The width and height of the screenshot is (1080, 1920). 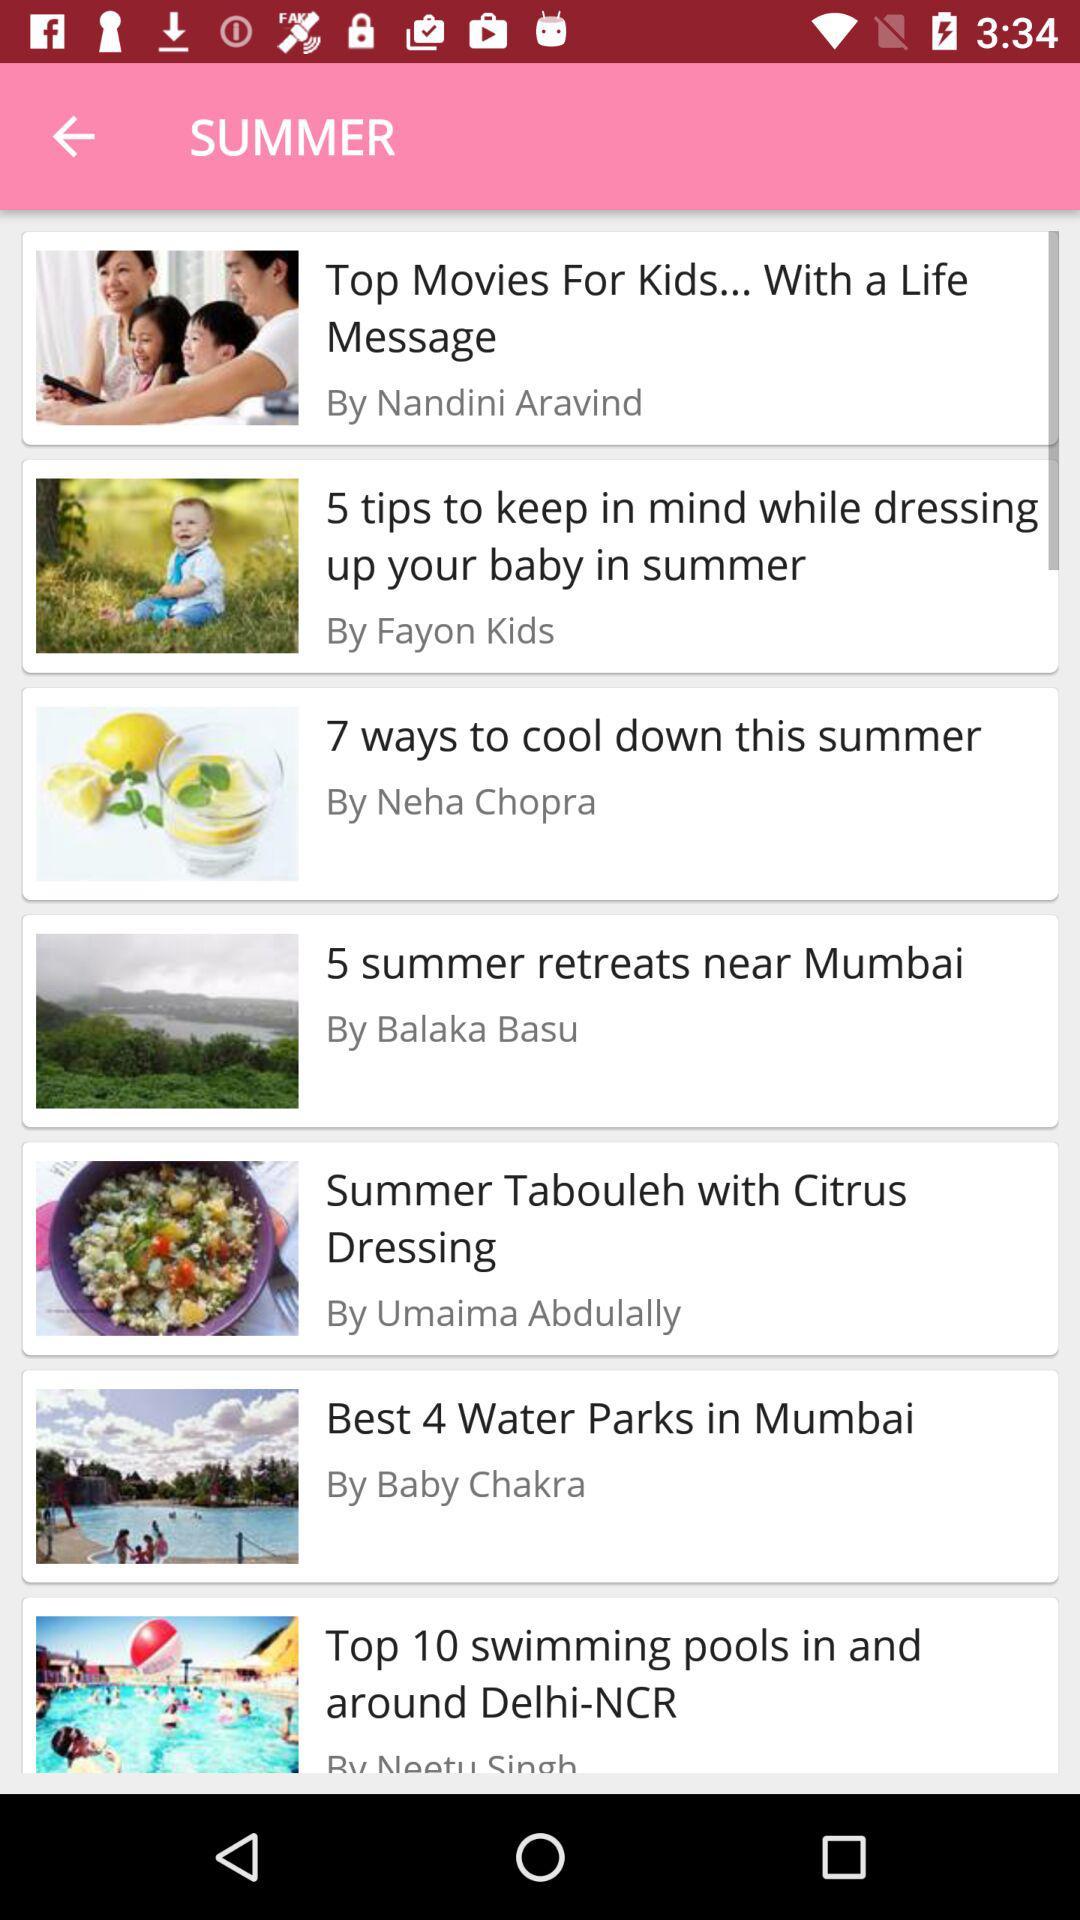 I want to click on the by balaka basu item, so click(x=452, y=1027).